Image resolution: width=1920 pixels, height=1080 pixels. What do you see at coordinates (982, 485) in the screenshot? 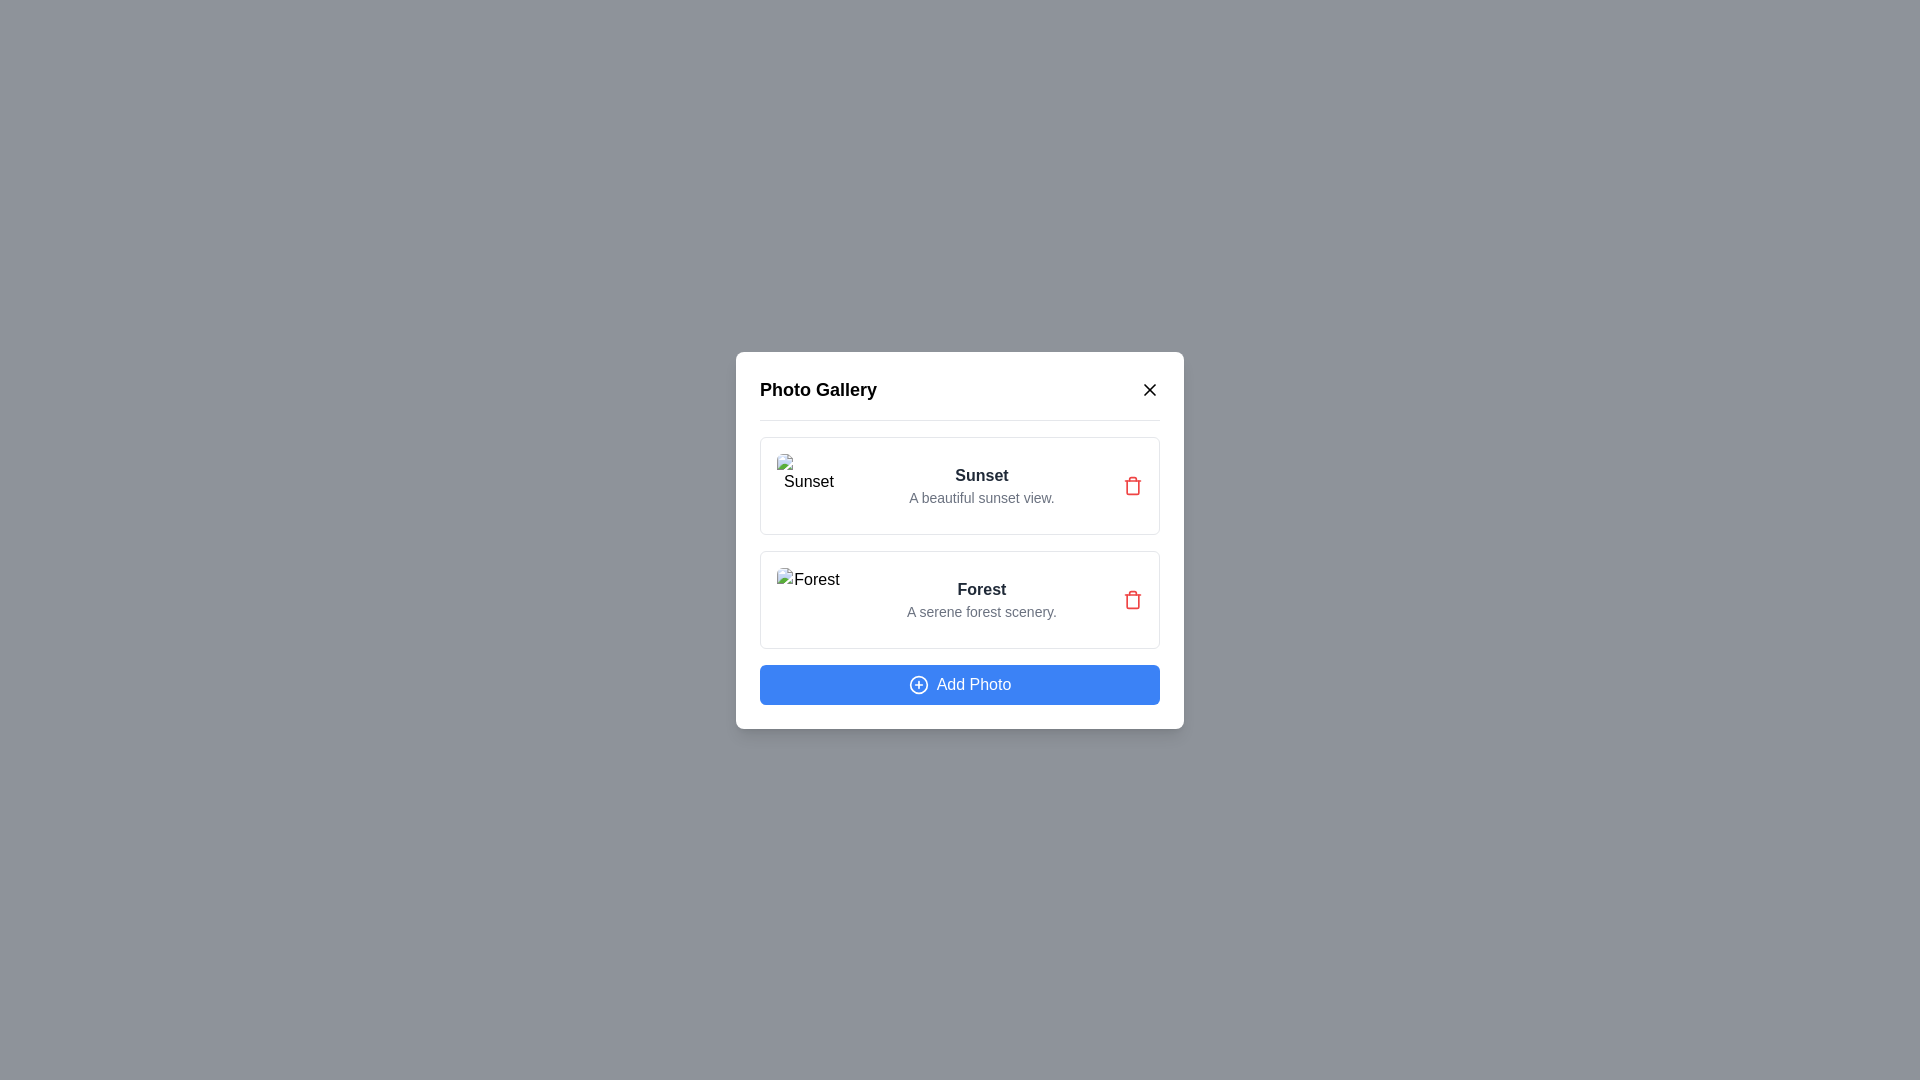
I see `the Text block that displays the title and description of the 'Sunset' photo, which is located to the right of a small square image and above a red delete button in the 'Photo Gallery' list` at bounding box center [982, 485].